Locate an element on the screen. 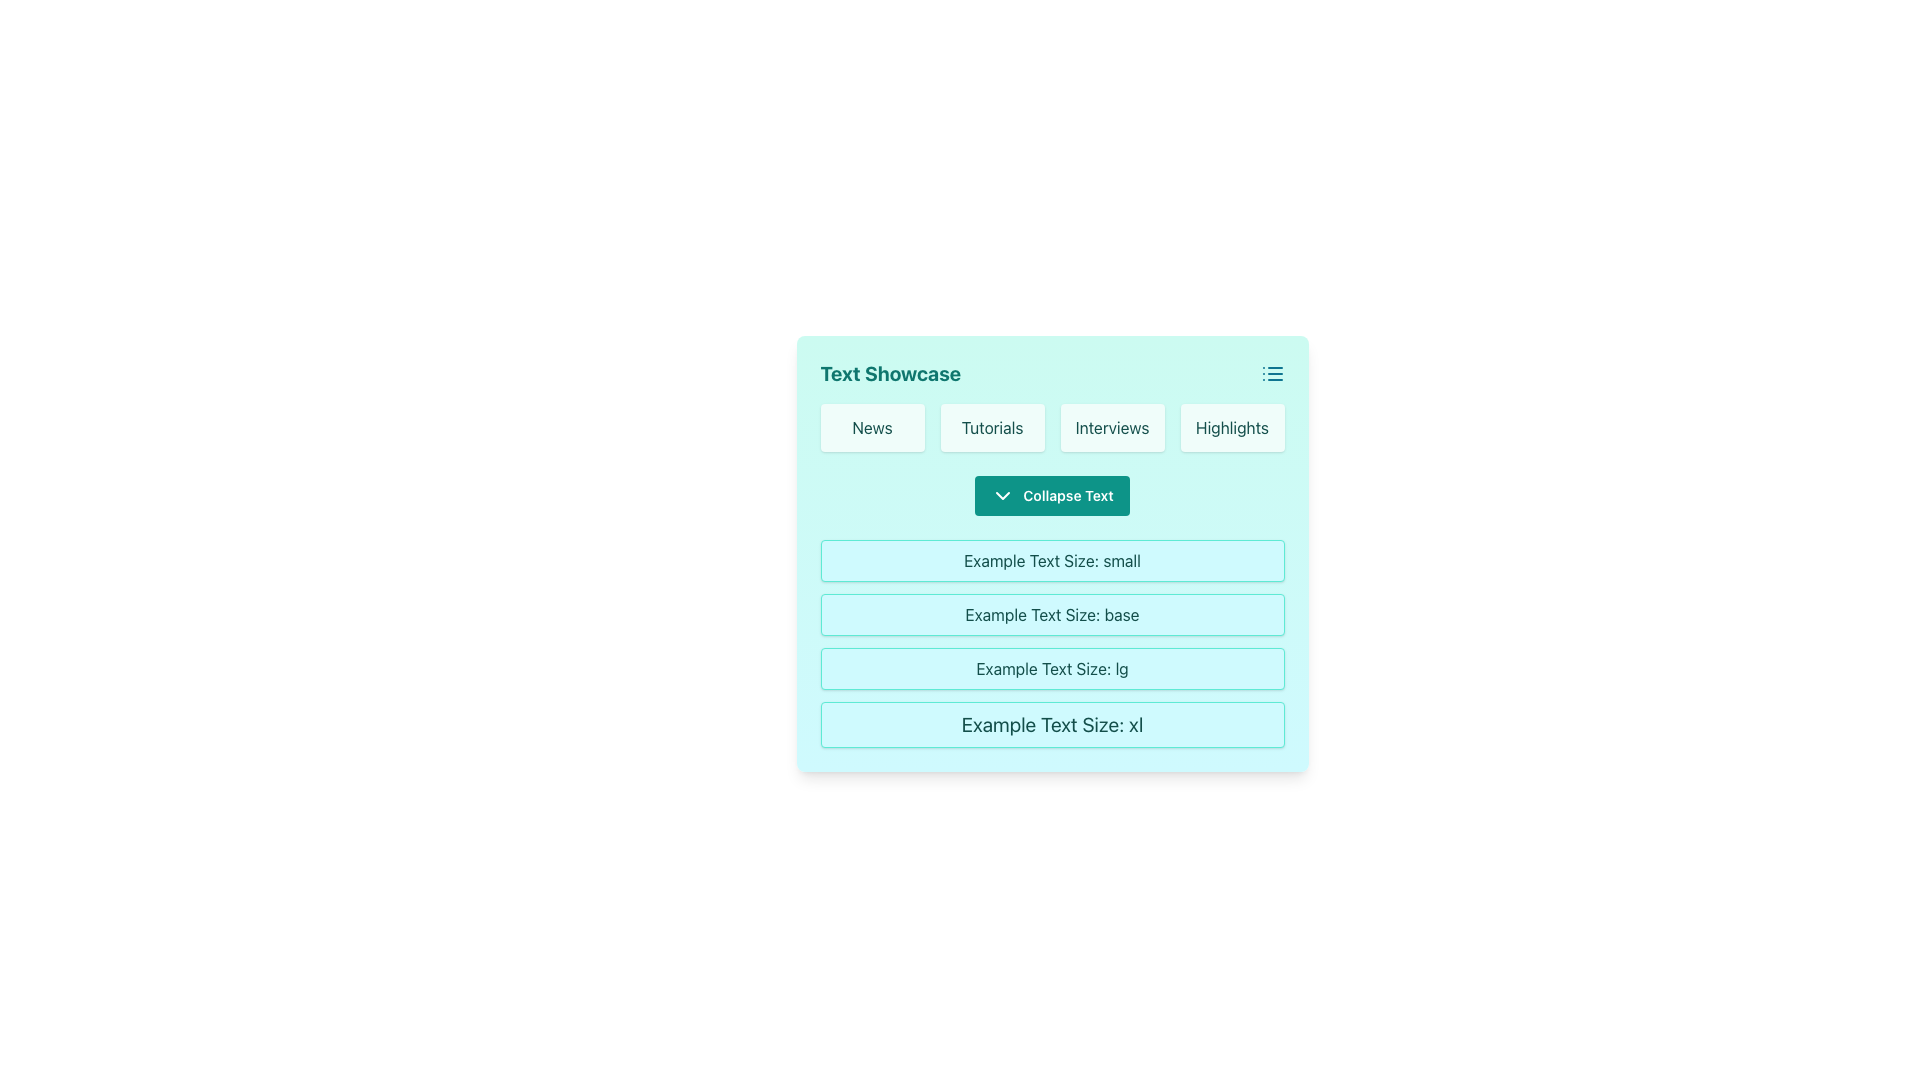 The image size is (1920, 1080). the 'News' button located below the 'Text Showcase' heading, which is the first button in a row of four interactive buttons is located at coordinates (872, 427).